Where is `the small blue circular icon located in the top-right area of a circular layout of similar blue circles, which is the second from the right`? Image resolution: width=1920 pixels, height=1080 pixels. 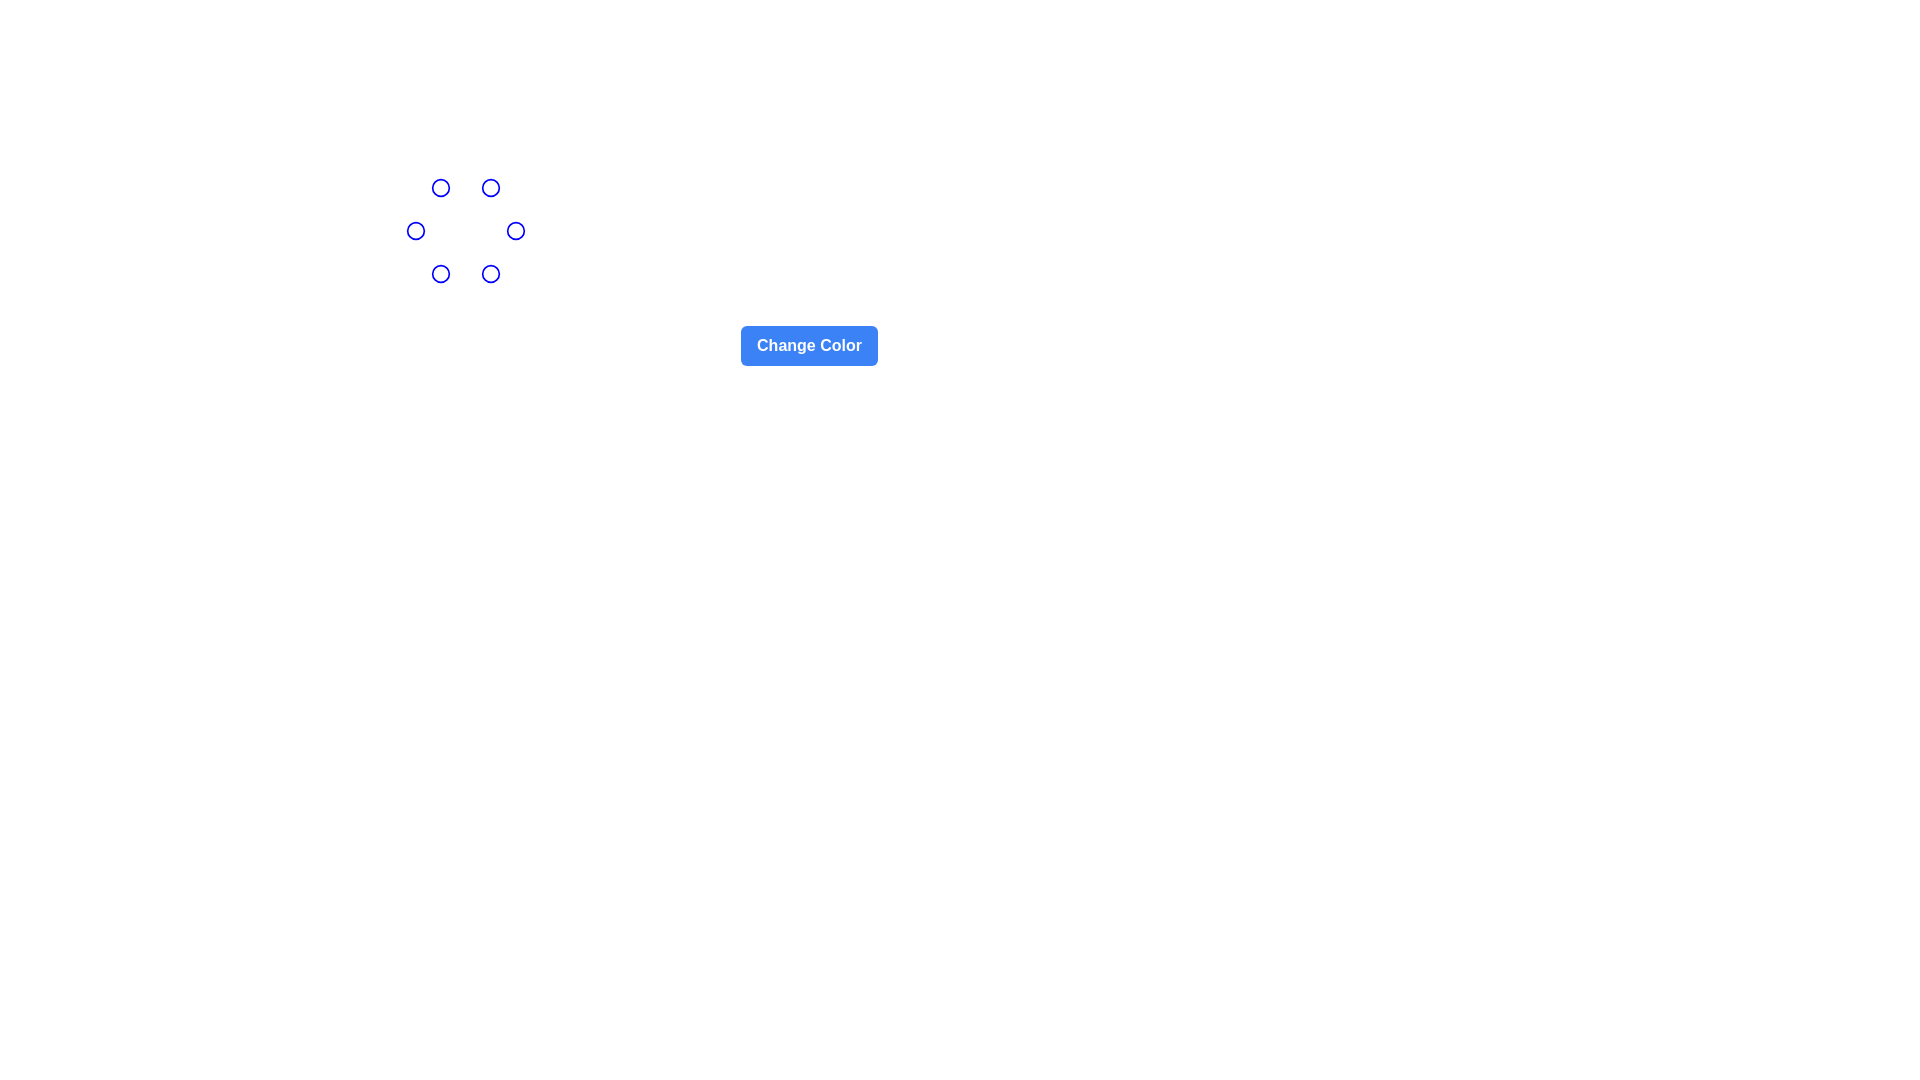
the small blue circular icon located in the top-right area of a circular layout of similar blue circles, which is the second from the right is located at coordinates (515, 230).